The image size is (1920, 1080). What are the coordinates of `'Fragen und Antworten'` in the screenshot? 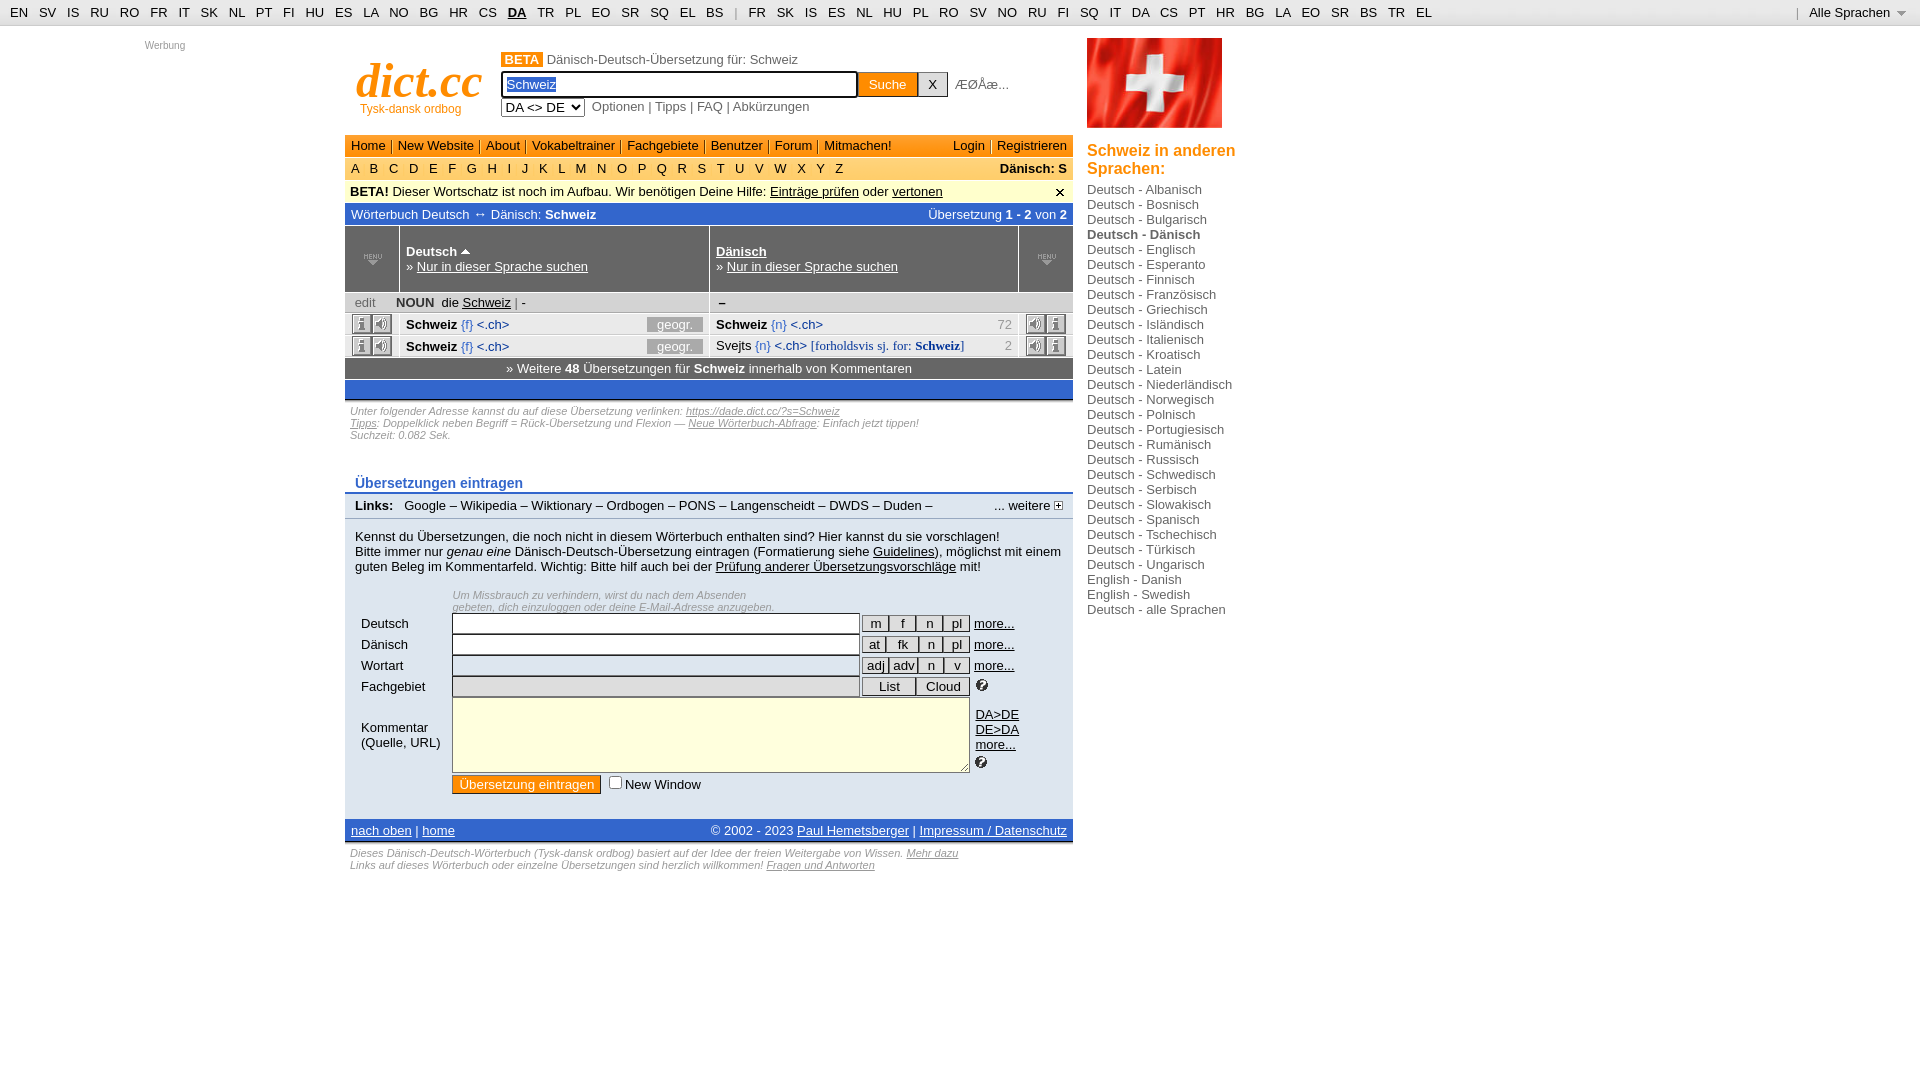 It's located at (820, 863).